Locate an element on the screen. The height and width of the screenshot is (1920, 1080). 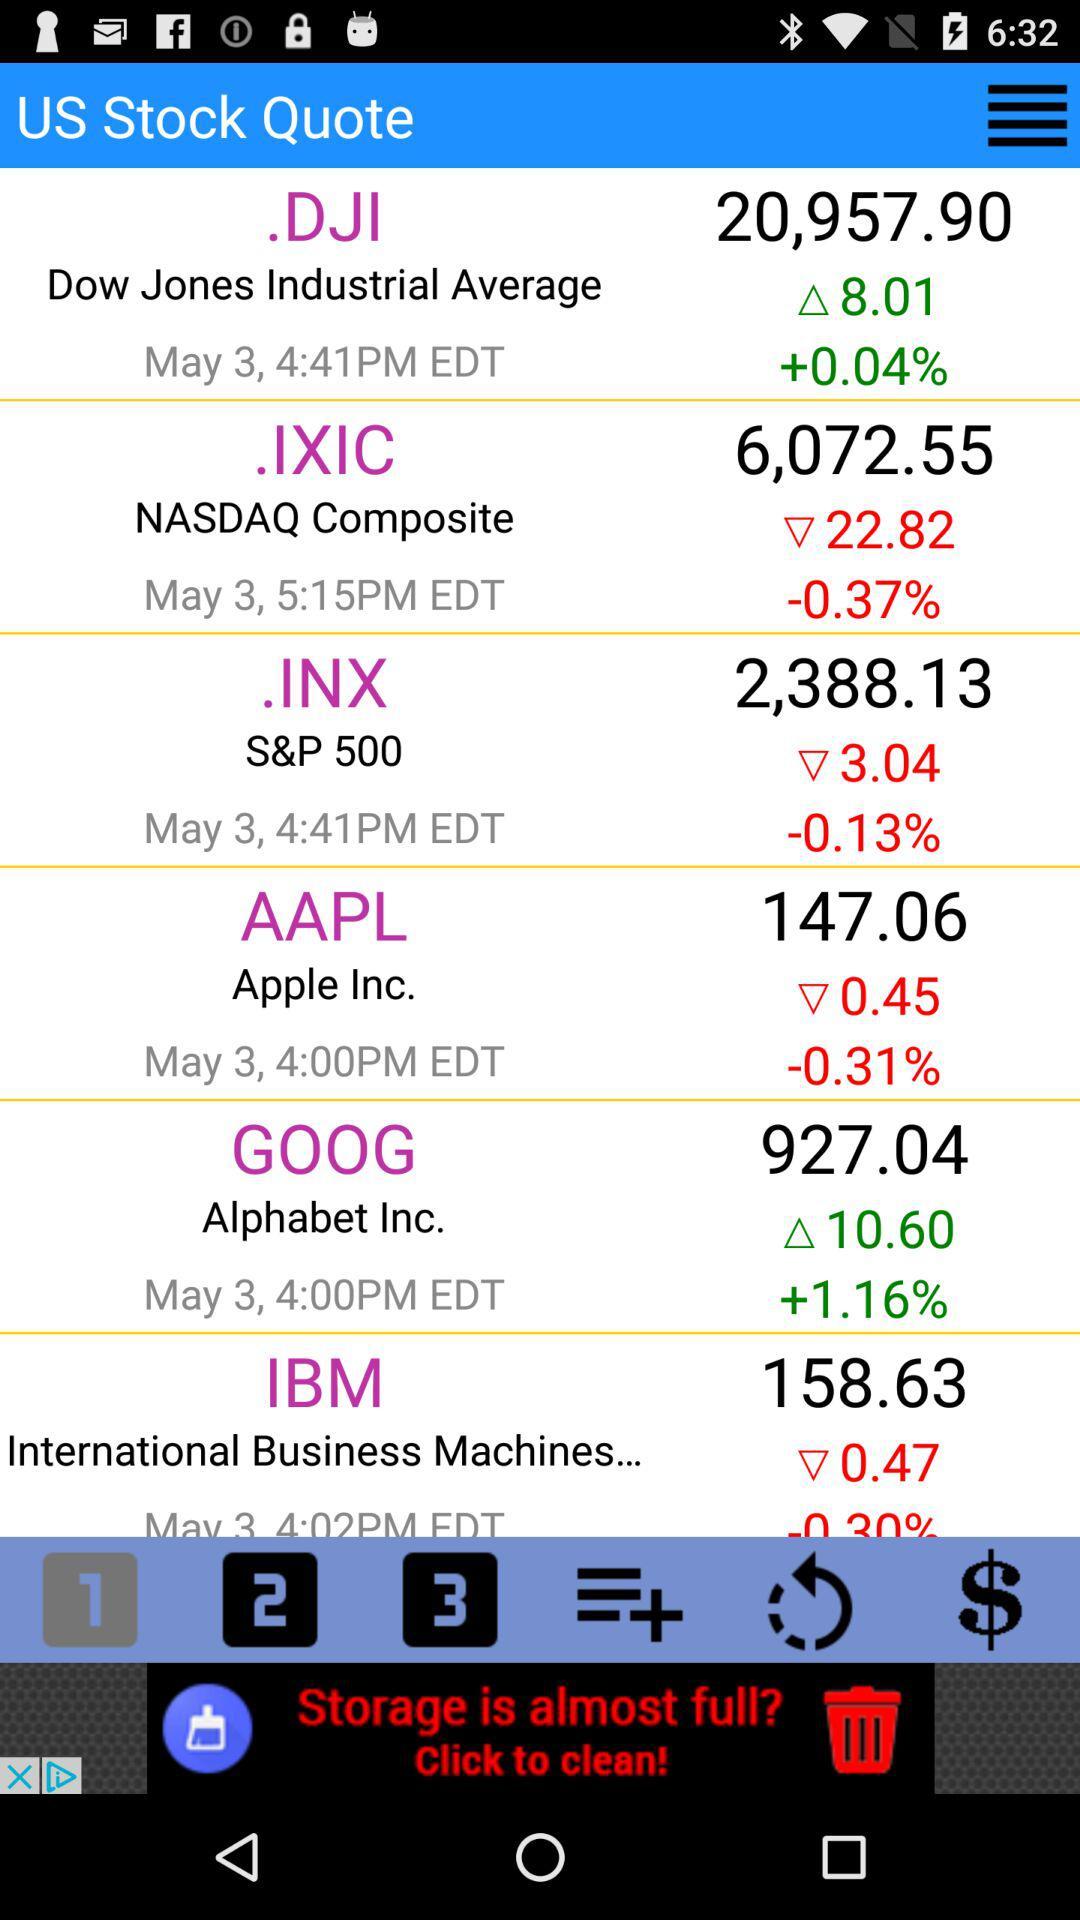
option 3 is located at coordinates (450, 1598).